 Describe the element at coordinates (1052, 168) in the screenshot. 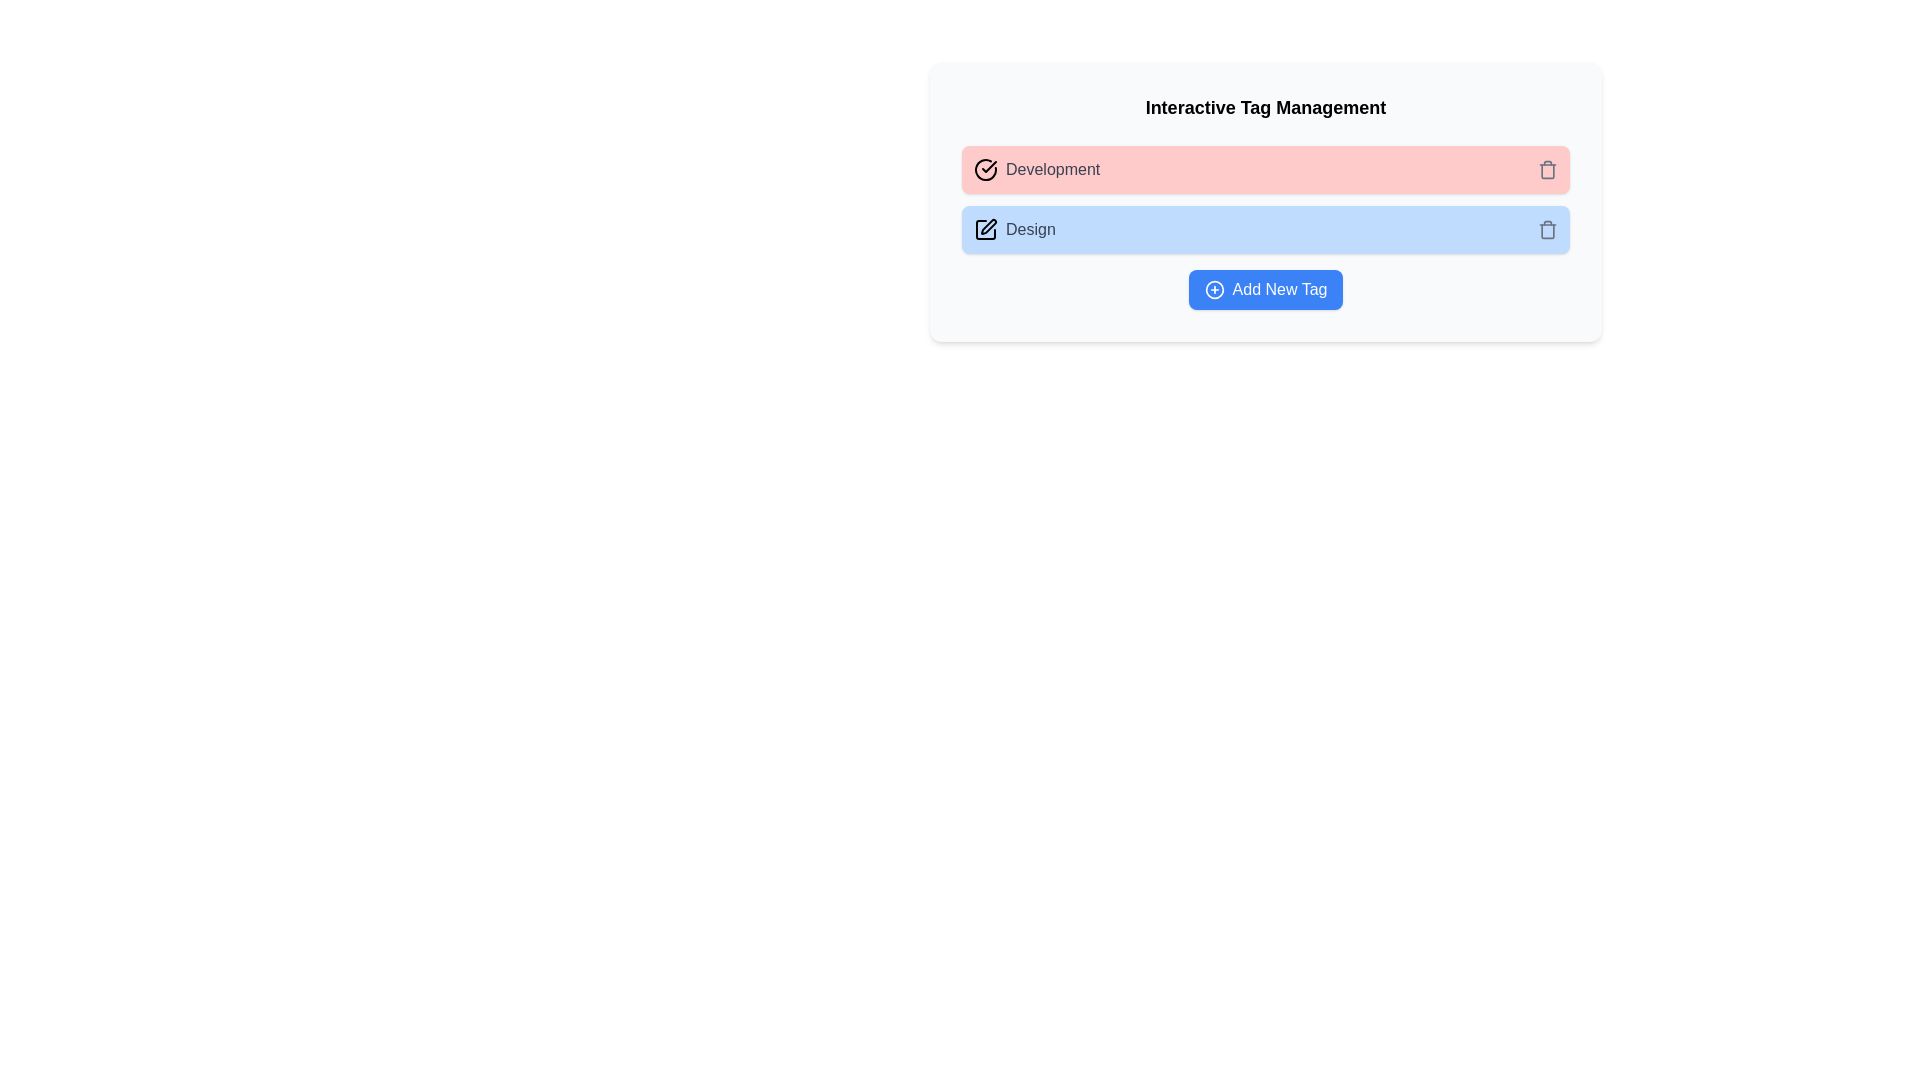

I see `the 'Development' text label, which is styled with a sans-serif font and gray color, located within a red background stripe in the 'Interactive Tag Management' group` at that location.